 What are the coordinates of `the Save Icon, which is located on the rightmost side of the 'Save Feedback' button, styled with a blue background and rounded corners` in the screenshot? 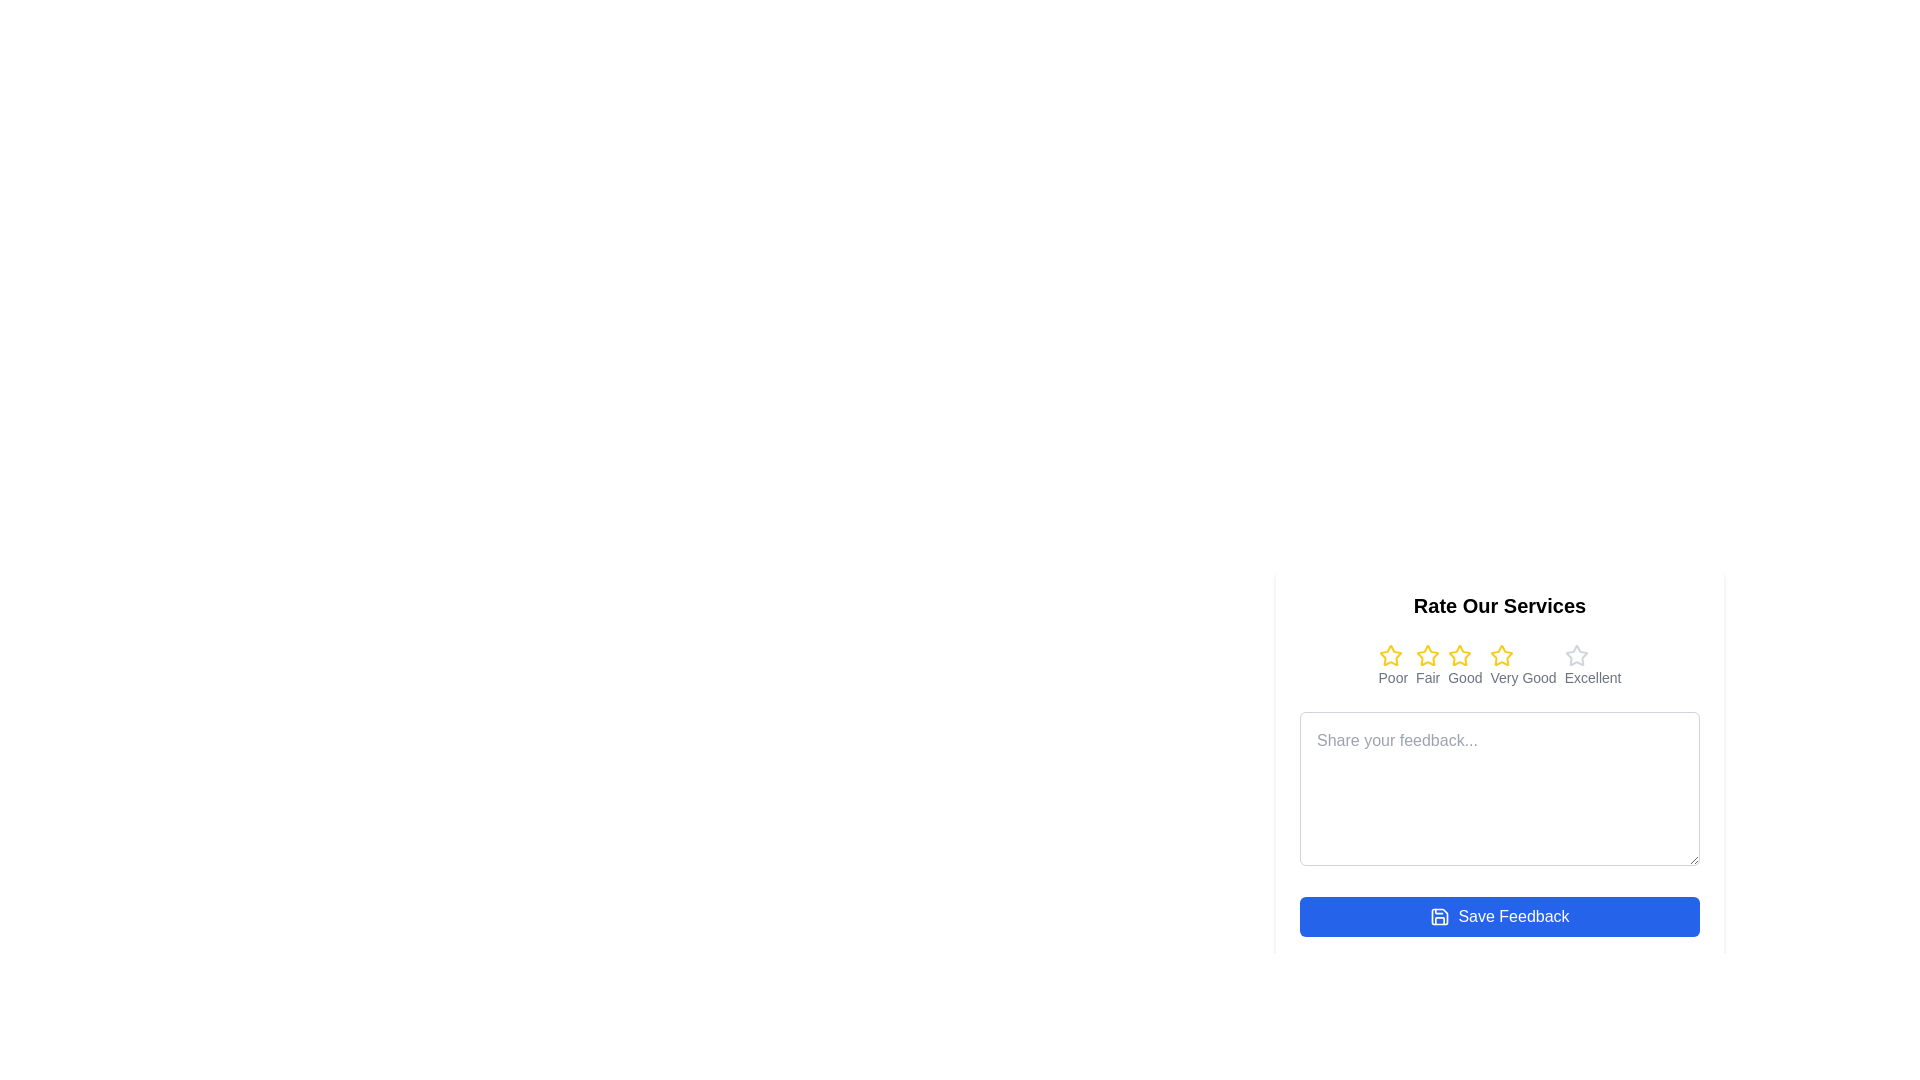 It's located at (1440, 917).